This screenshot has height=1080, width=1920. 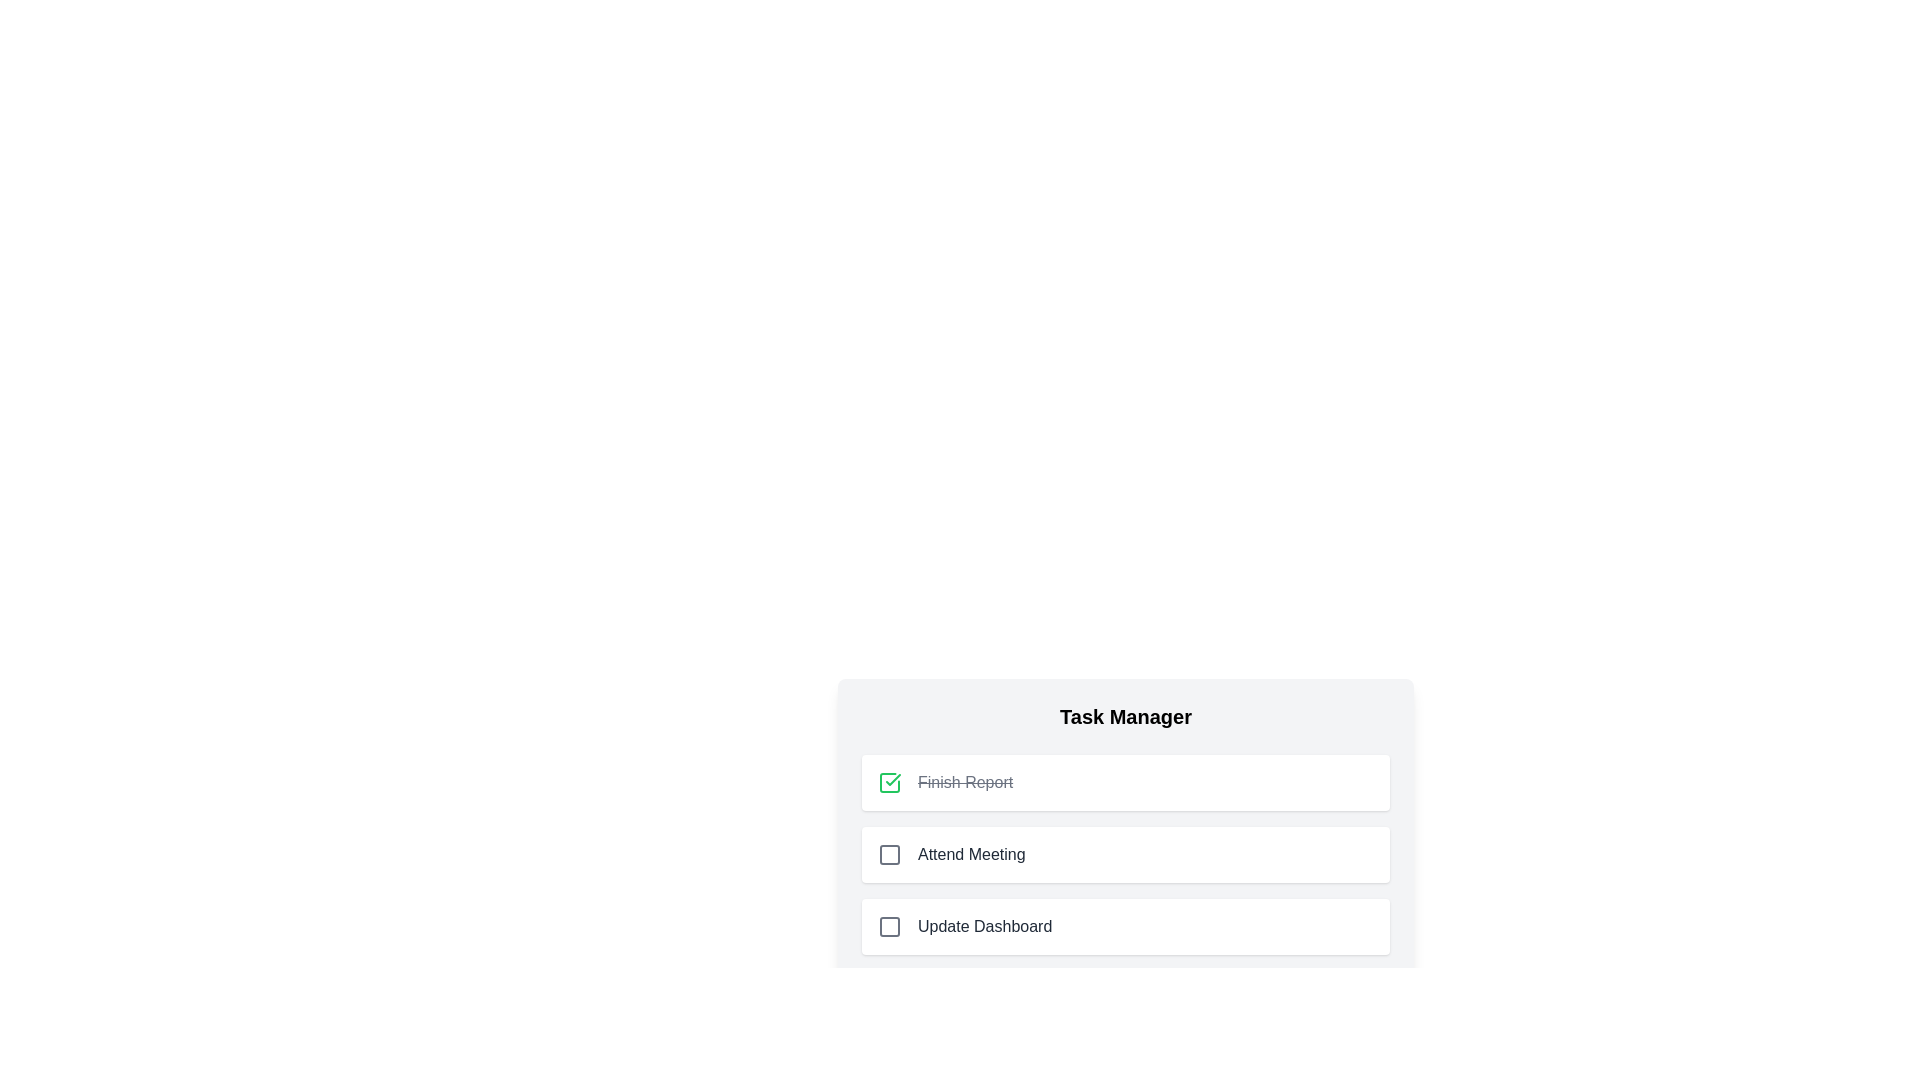 What do you see at coordinates (888, 855) in the screenshot?
I see `the checkbox located to the left of the 'Attend Meeting' text label` at bounding box center [888, 855].